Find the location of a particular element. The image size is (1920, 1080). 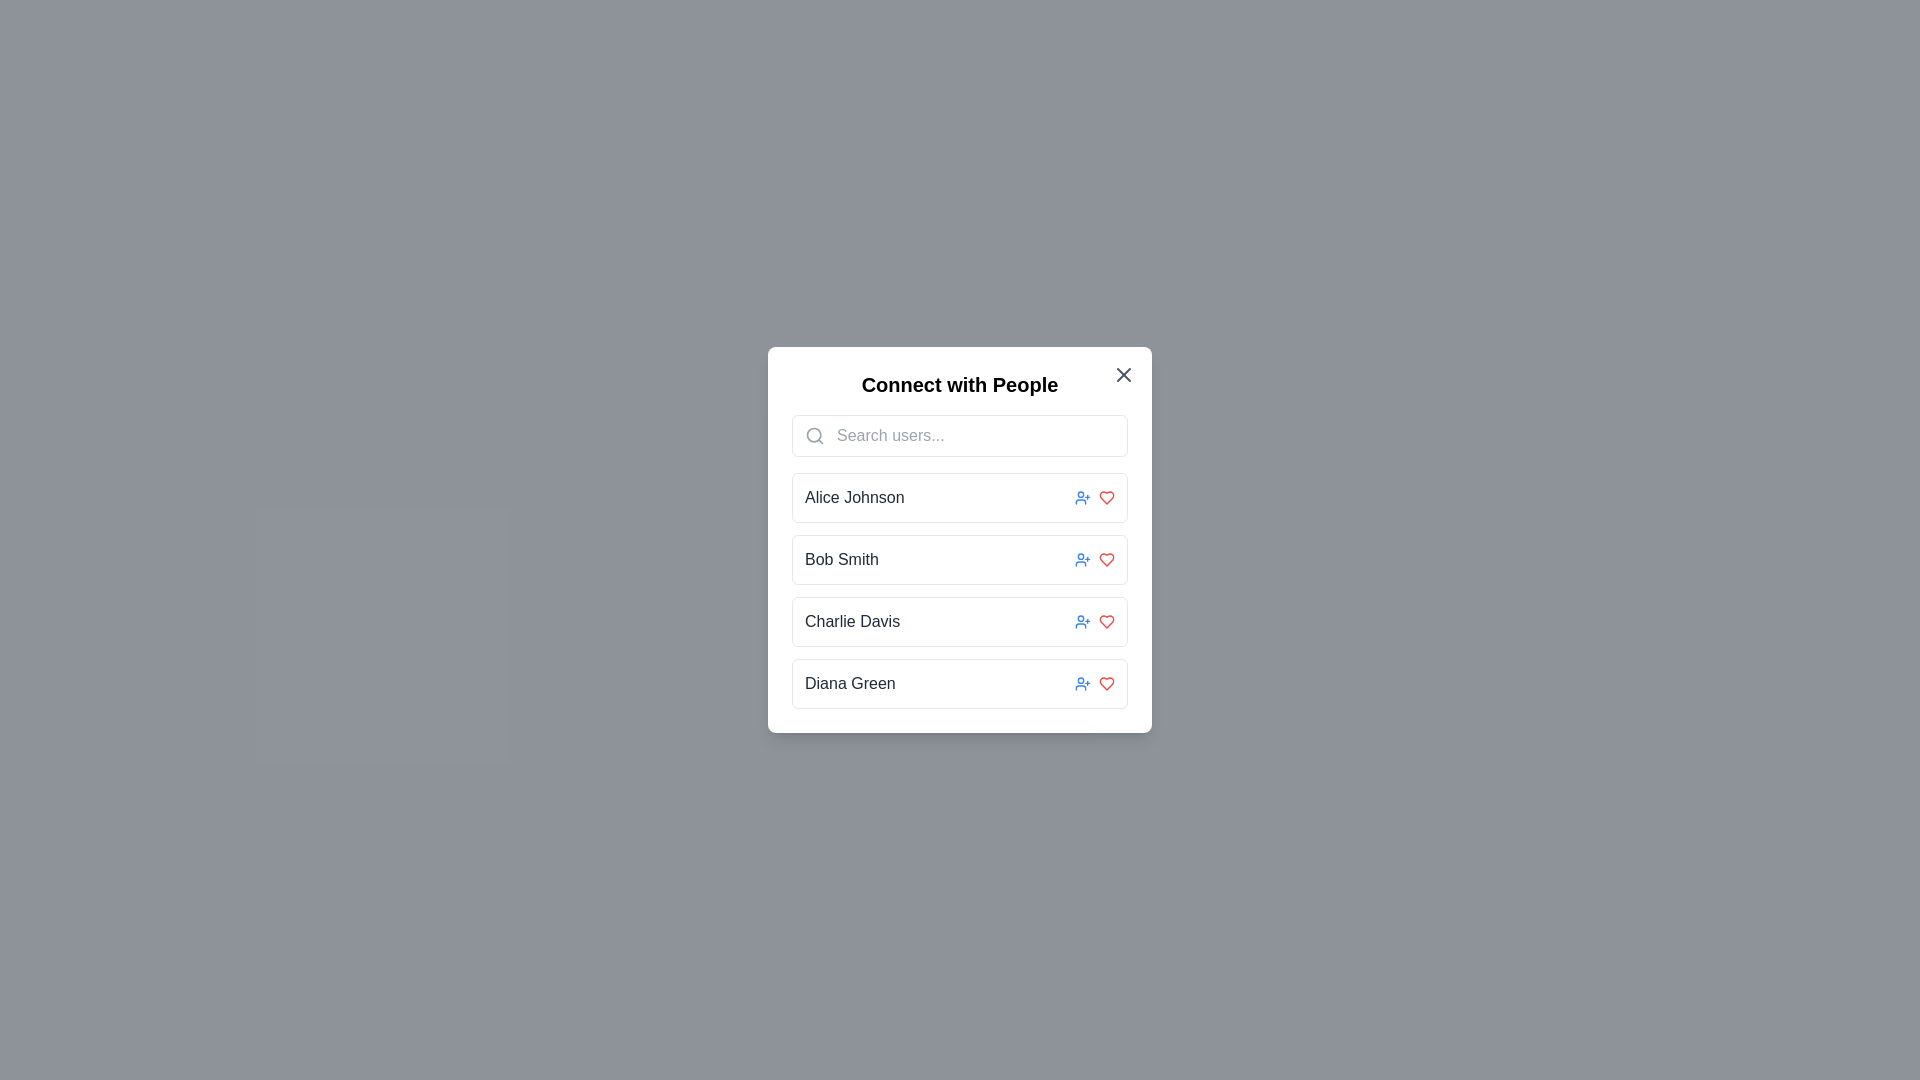

the diagonal cross (X) icon in the top-right corner of the 'Connect with People' modal is located at coordinates (1123, 374).